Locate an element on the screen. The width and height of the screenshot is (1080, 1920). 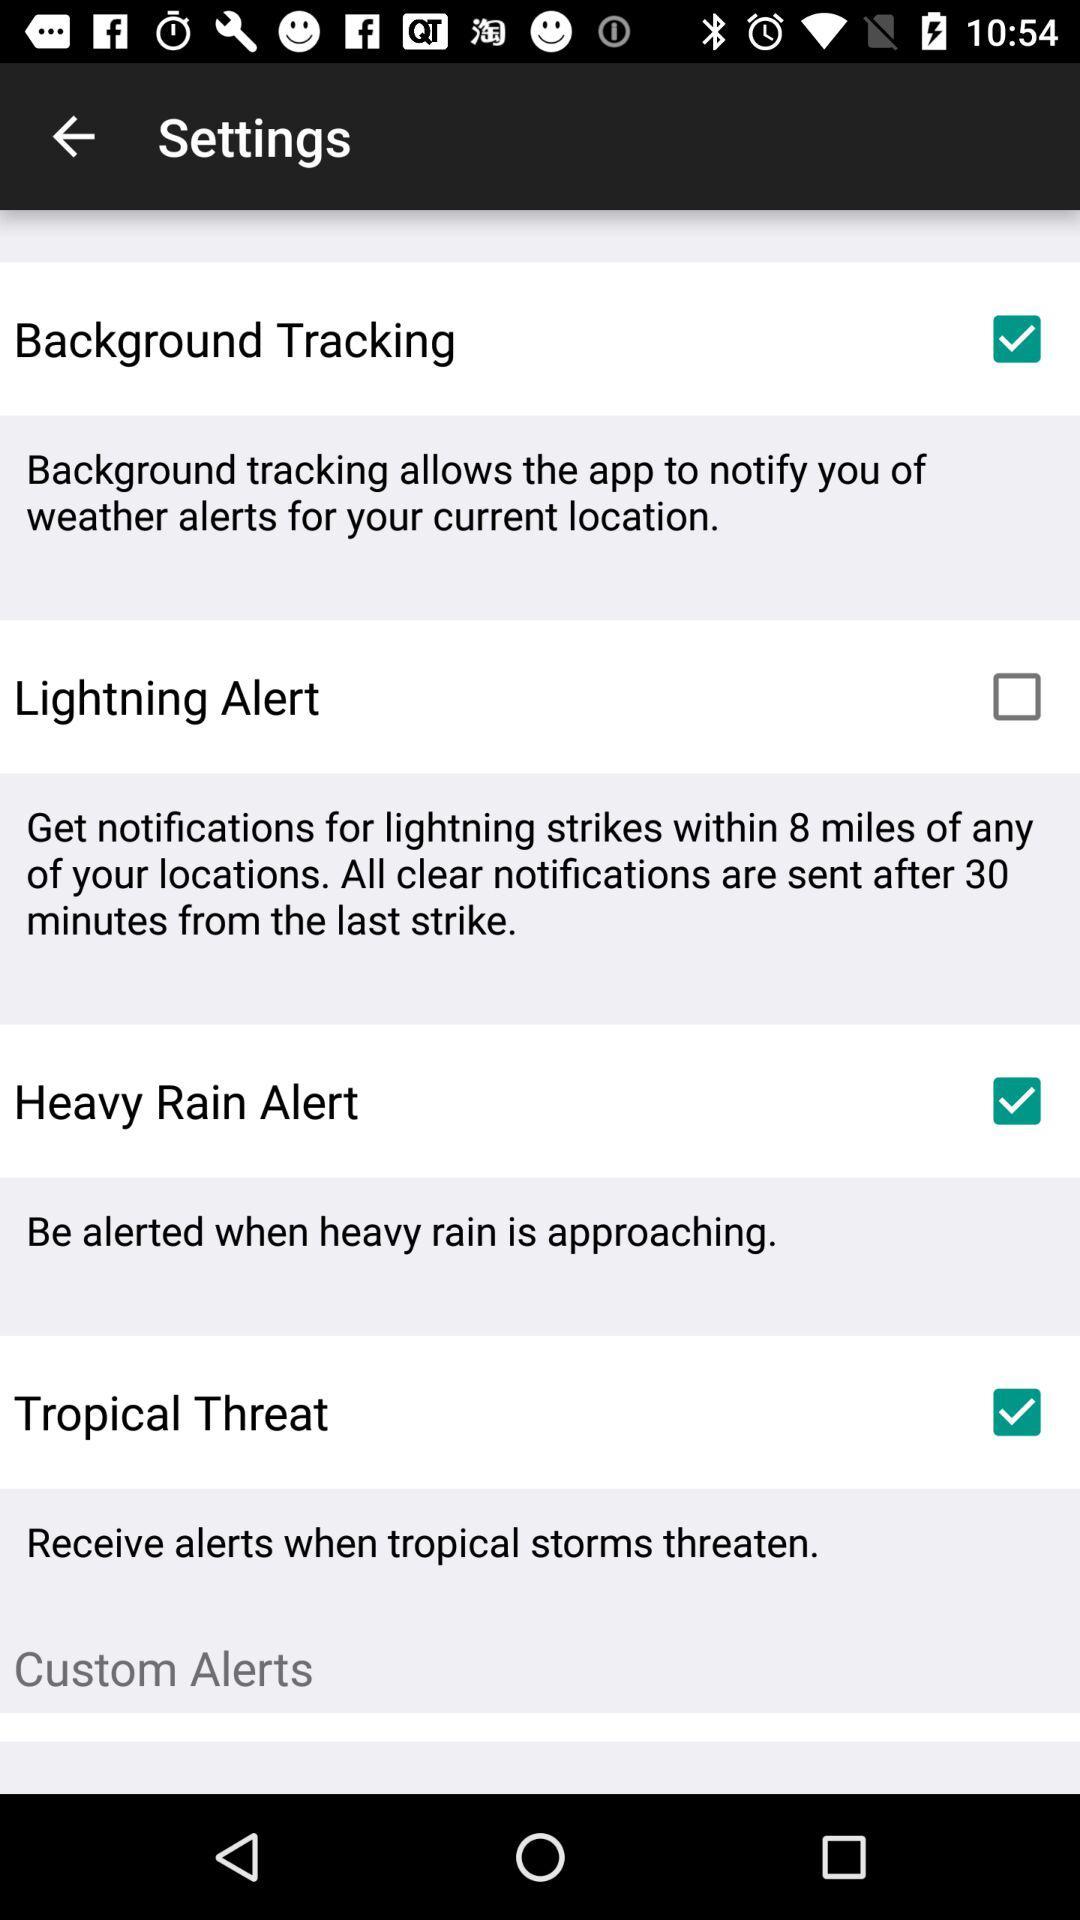
the checkbox at the top right corner is located at coordinates (1017, 339).